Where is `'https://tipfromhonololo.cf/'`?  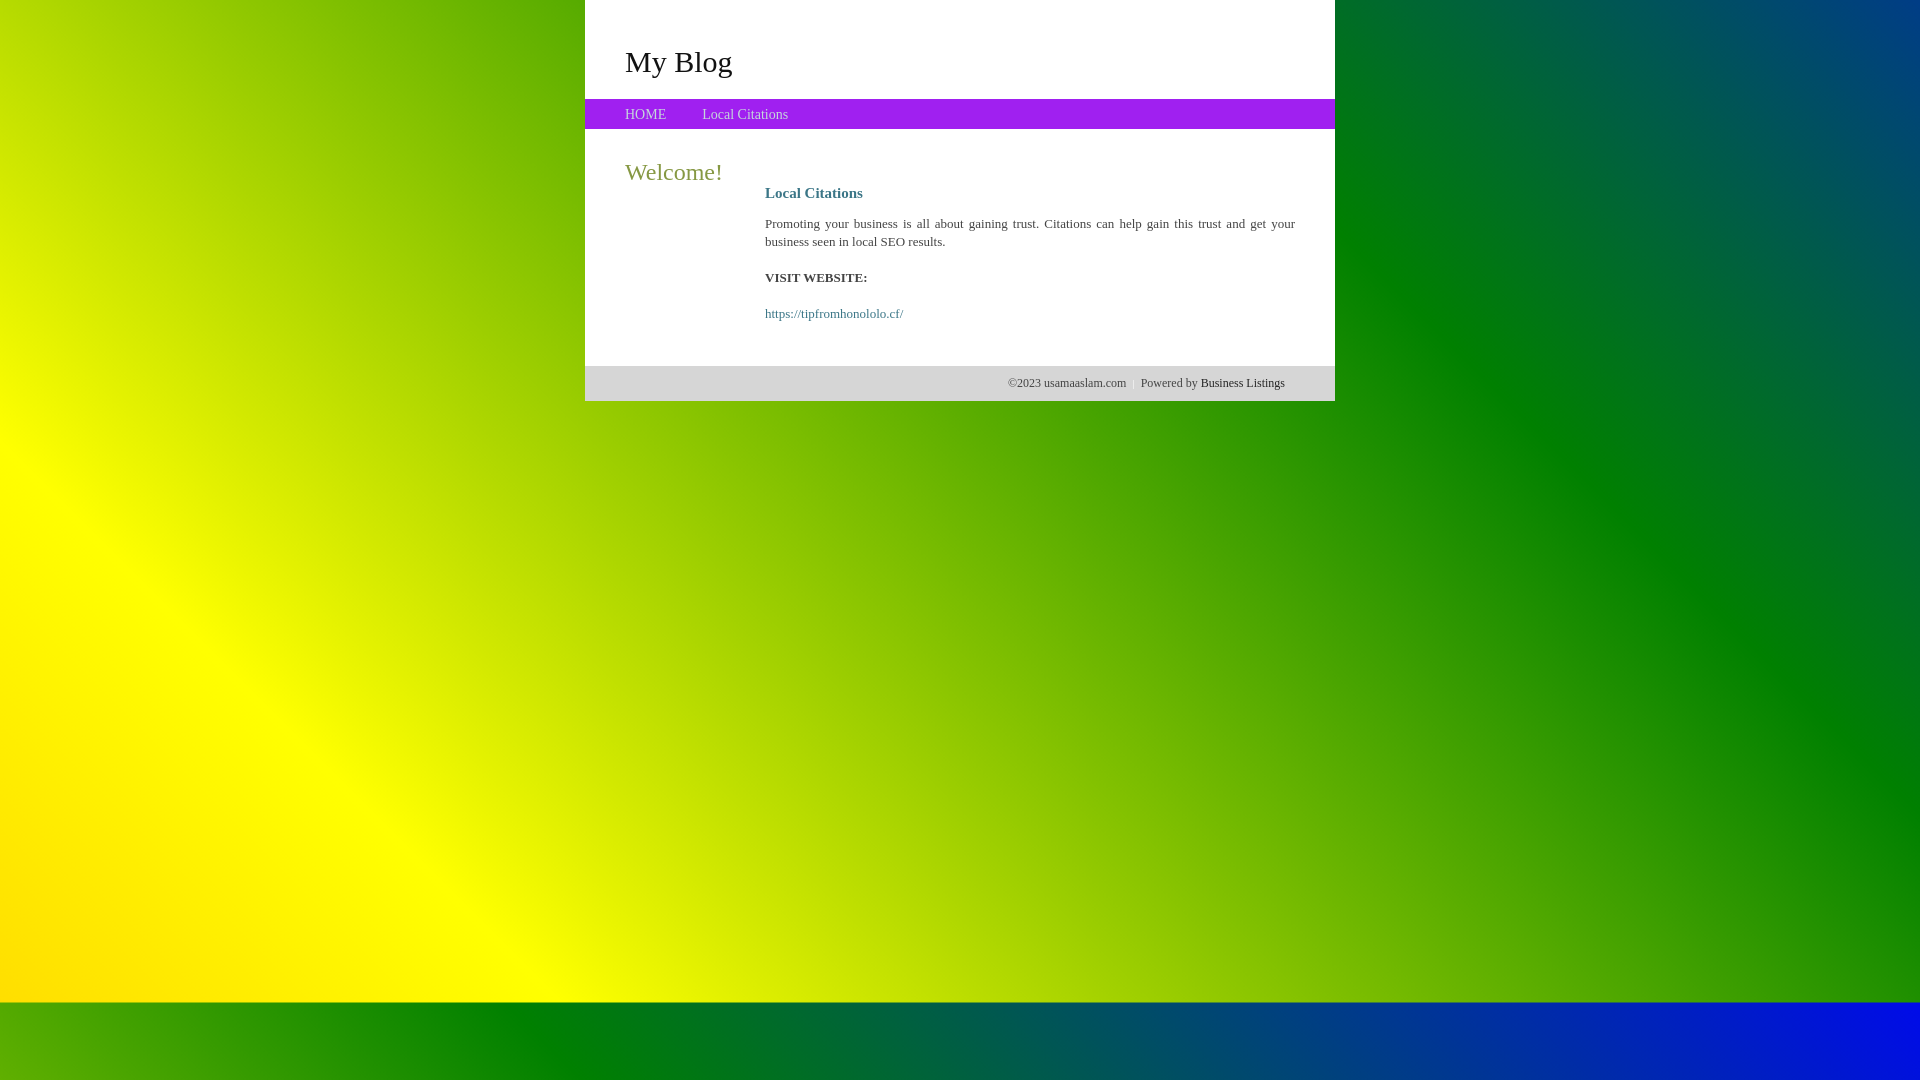 'https://tipfromhonololo.cf/' is located at coordinates (834, 313).